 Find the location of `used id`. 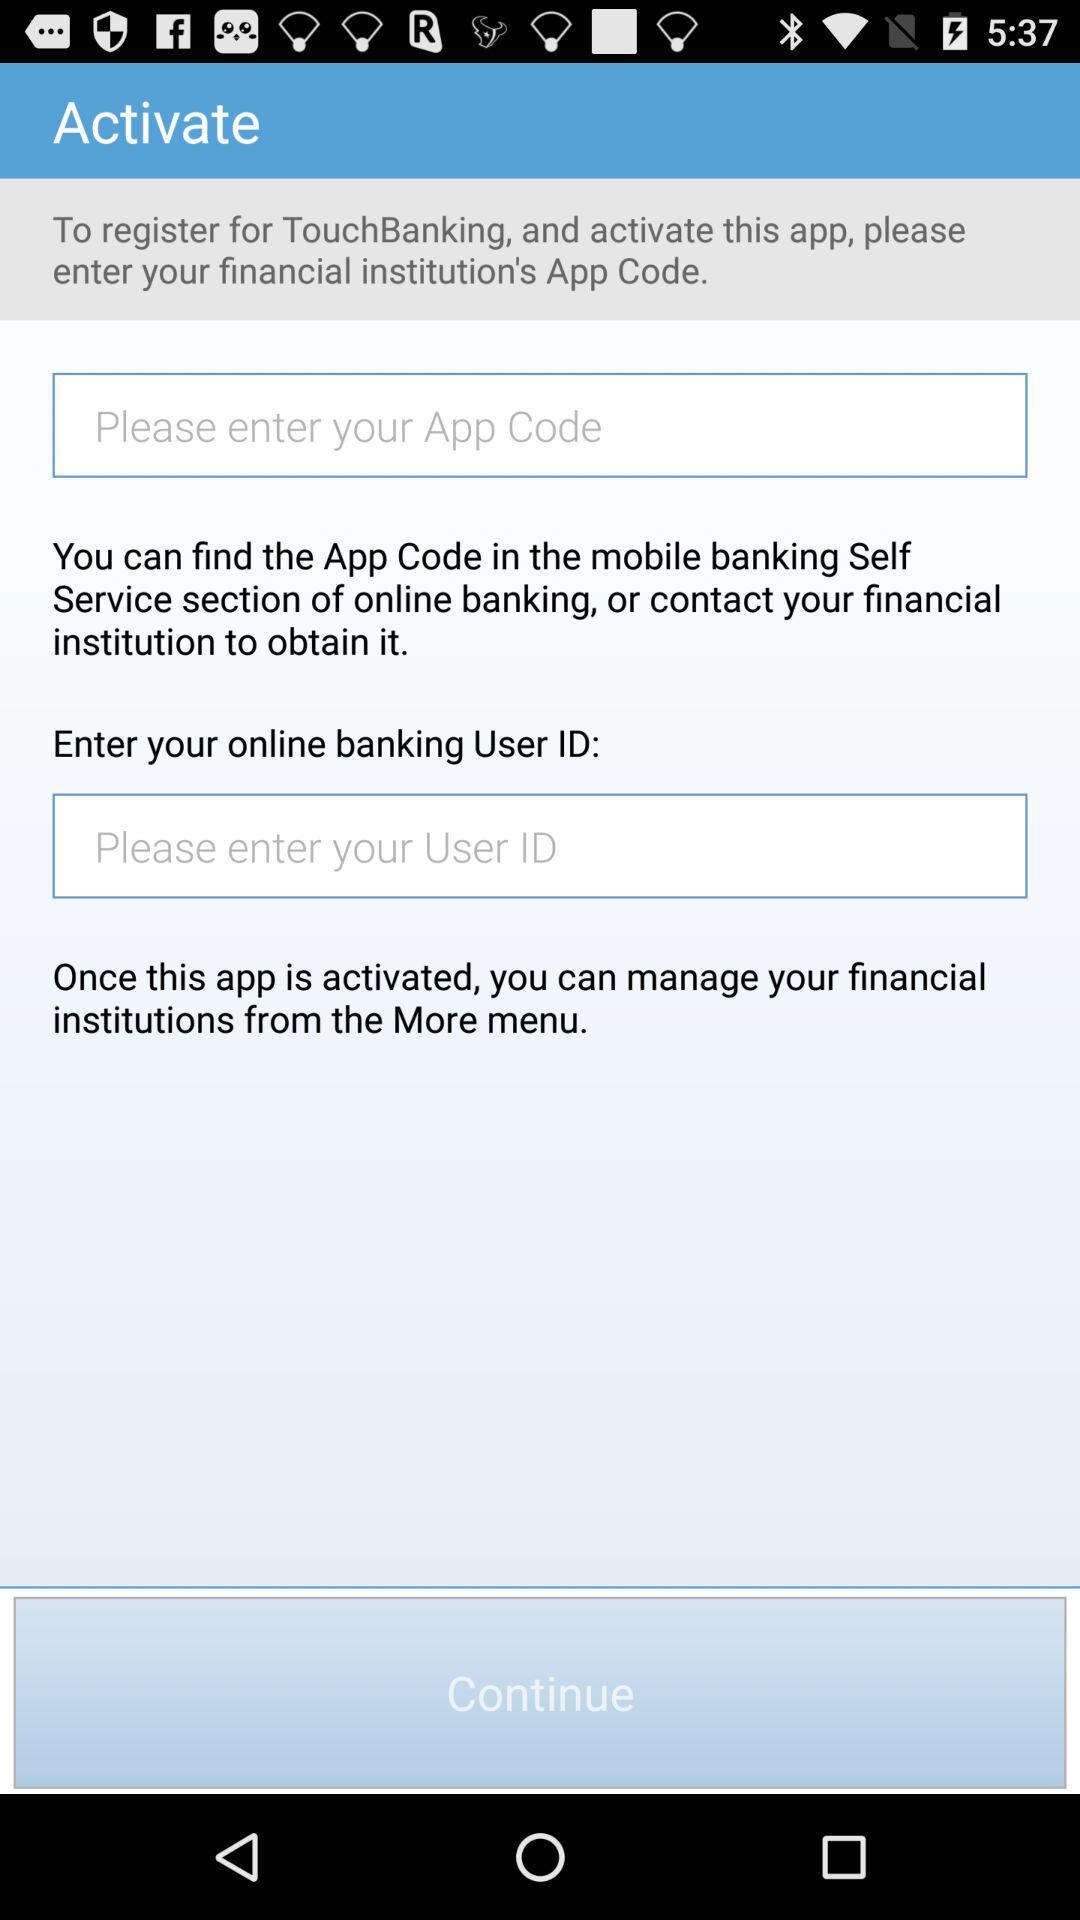

used id is located at coordinates (550, 845).